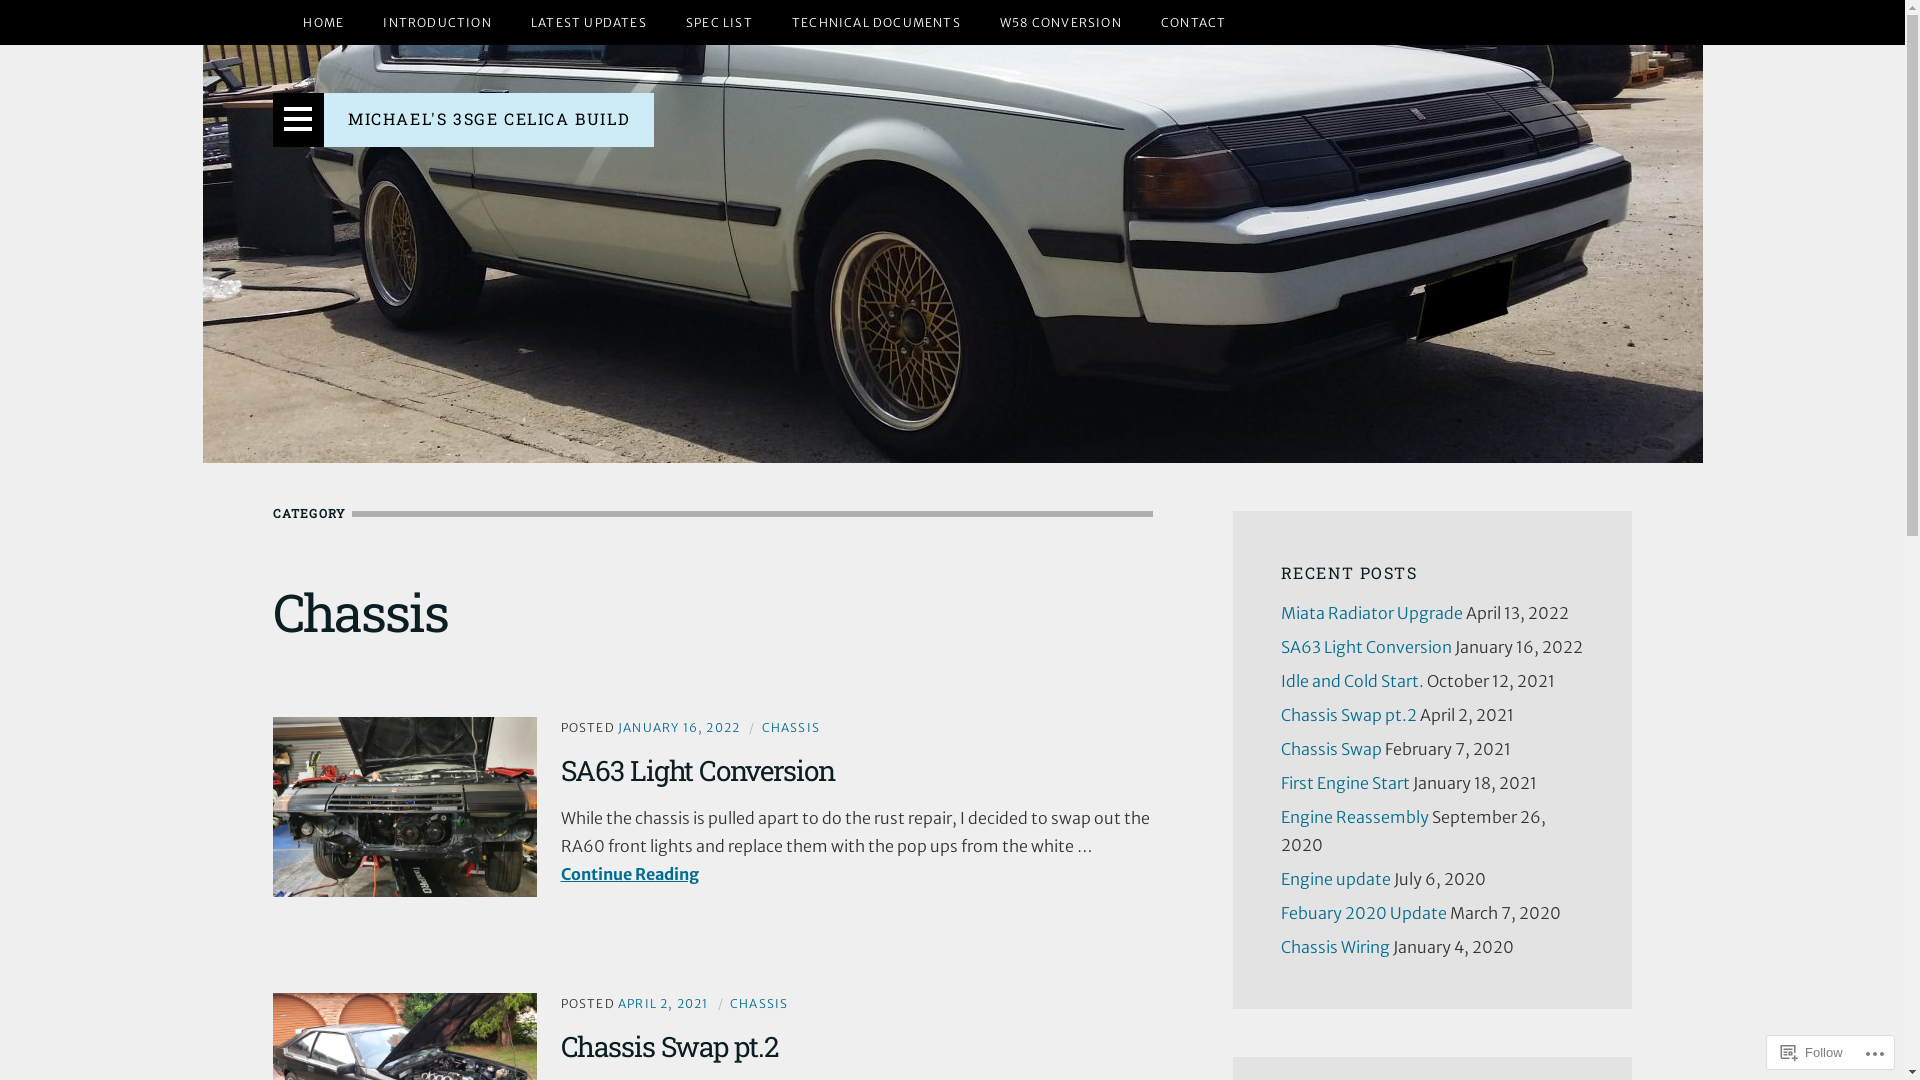 The width and height of the screenshot is (1920, 1080). I want to click on 'TECHNICAL DOCUMENTS', so click(876, 22).